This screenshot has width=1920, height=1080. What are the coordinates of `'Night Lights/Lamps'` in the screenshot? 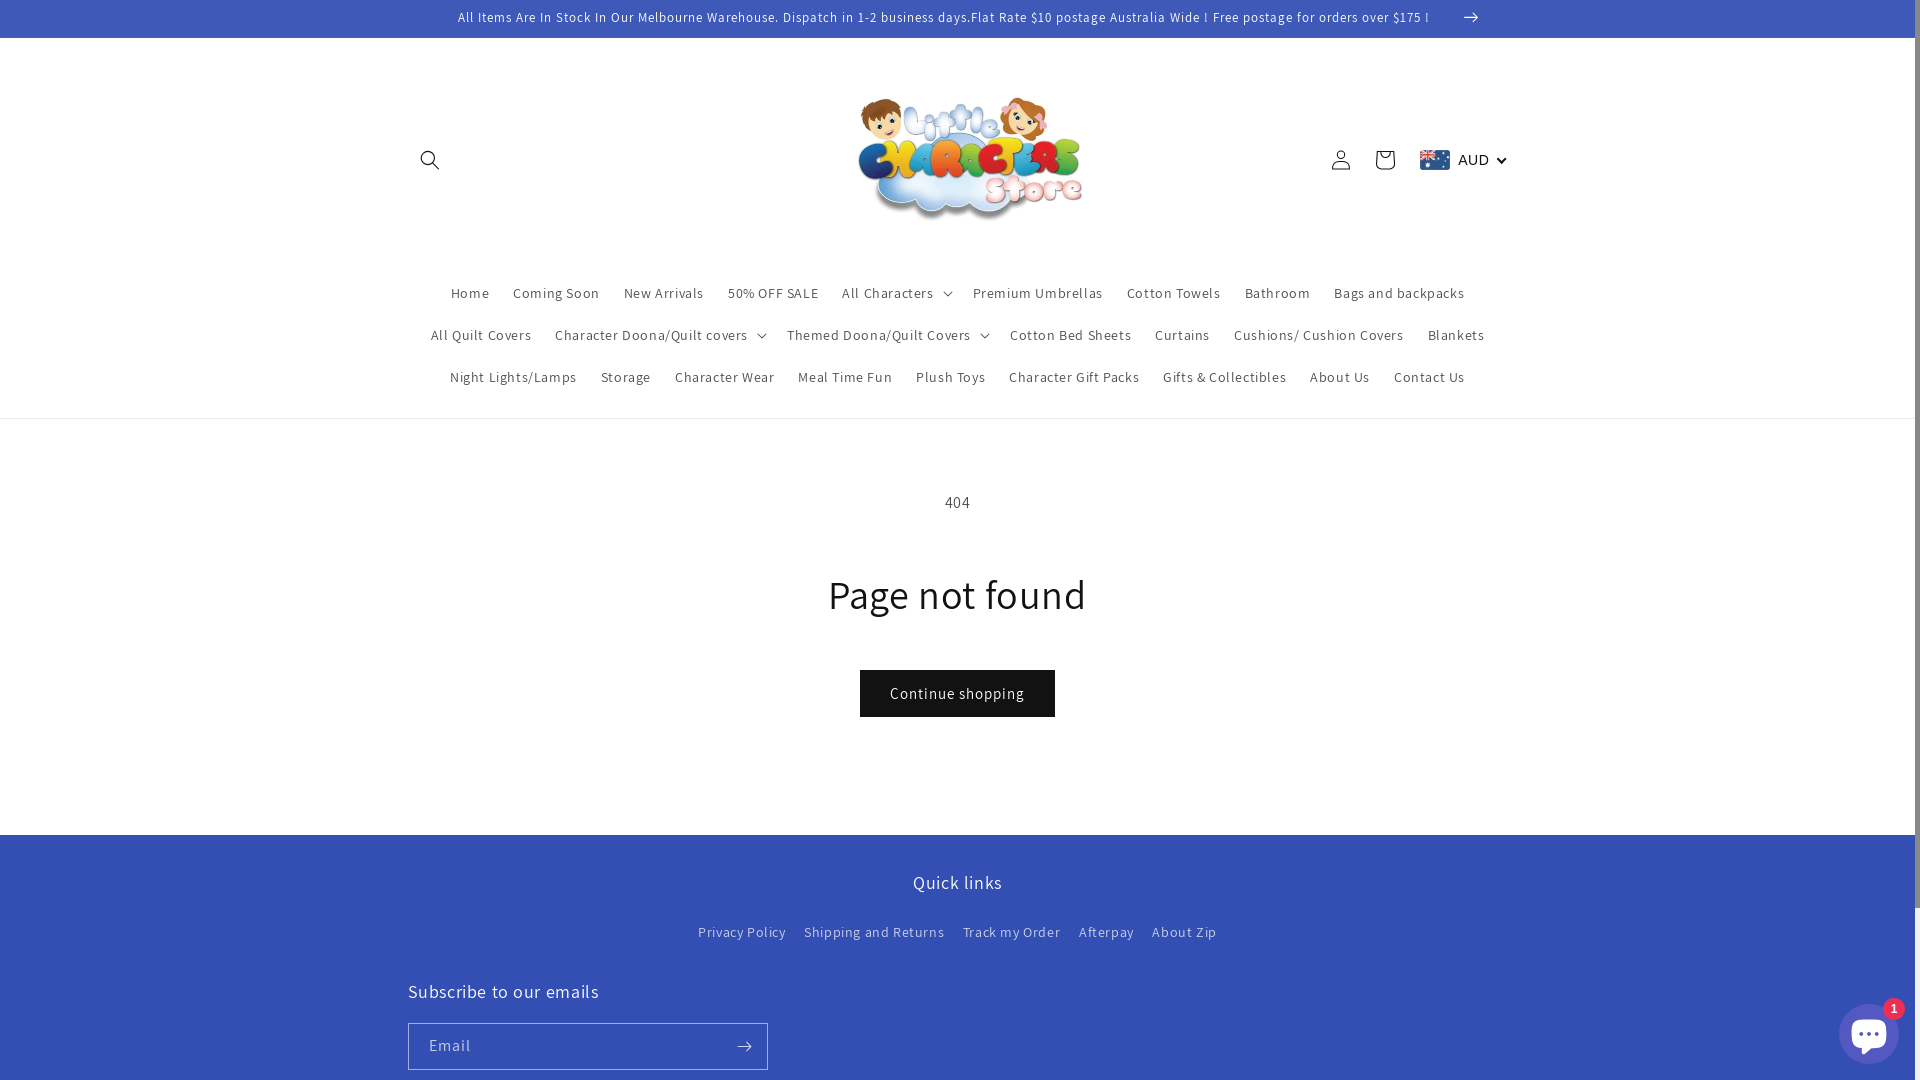 It's located at (513, 377).